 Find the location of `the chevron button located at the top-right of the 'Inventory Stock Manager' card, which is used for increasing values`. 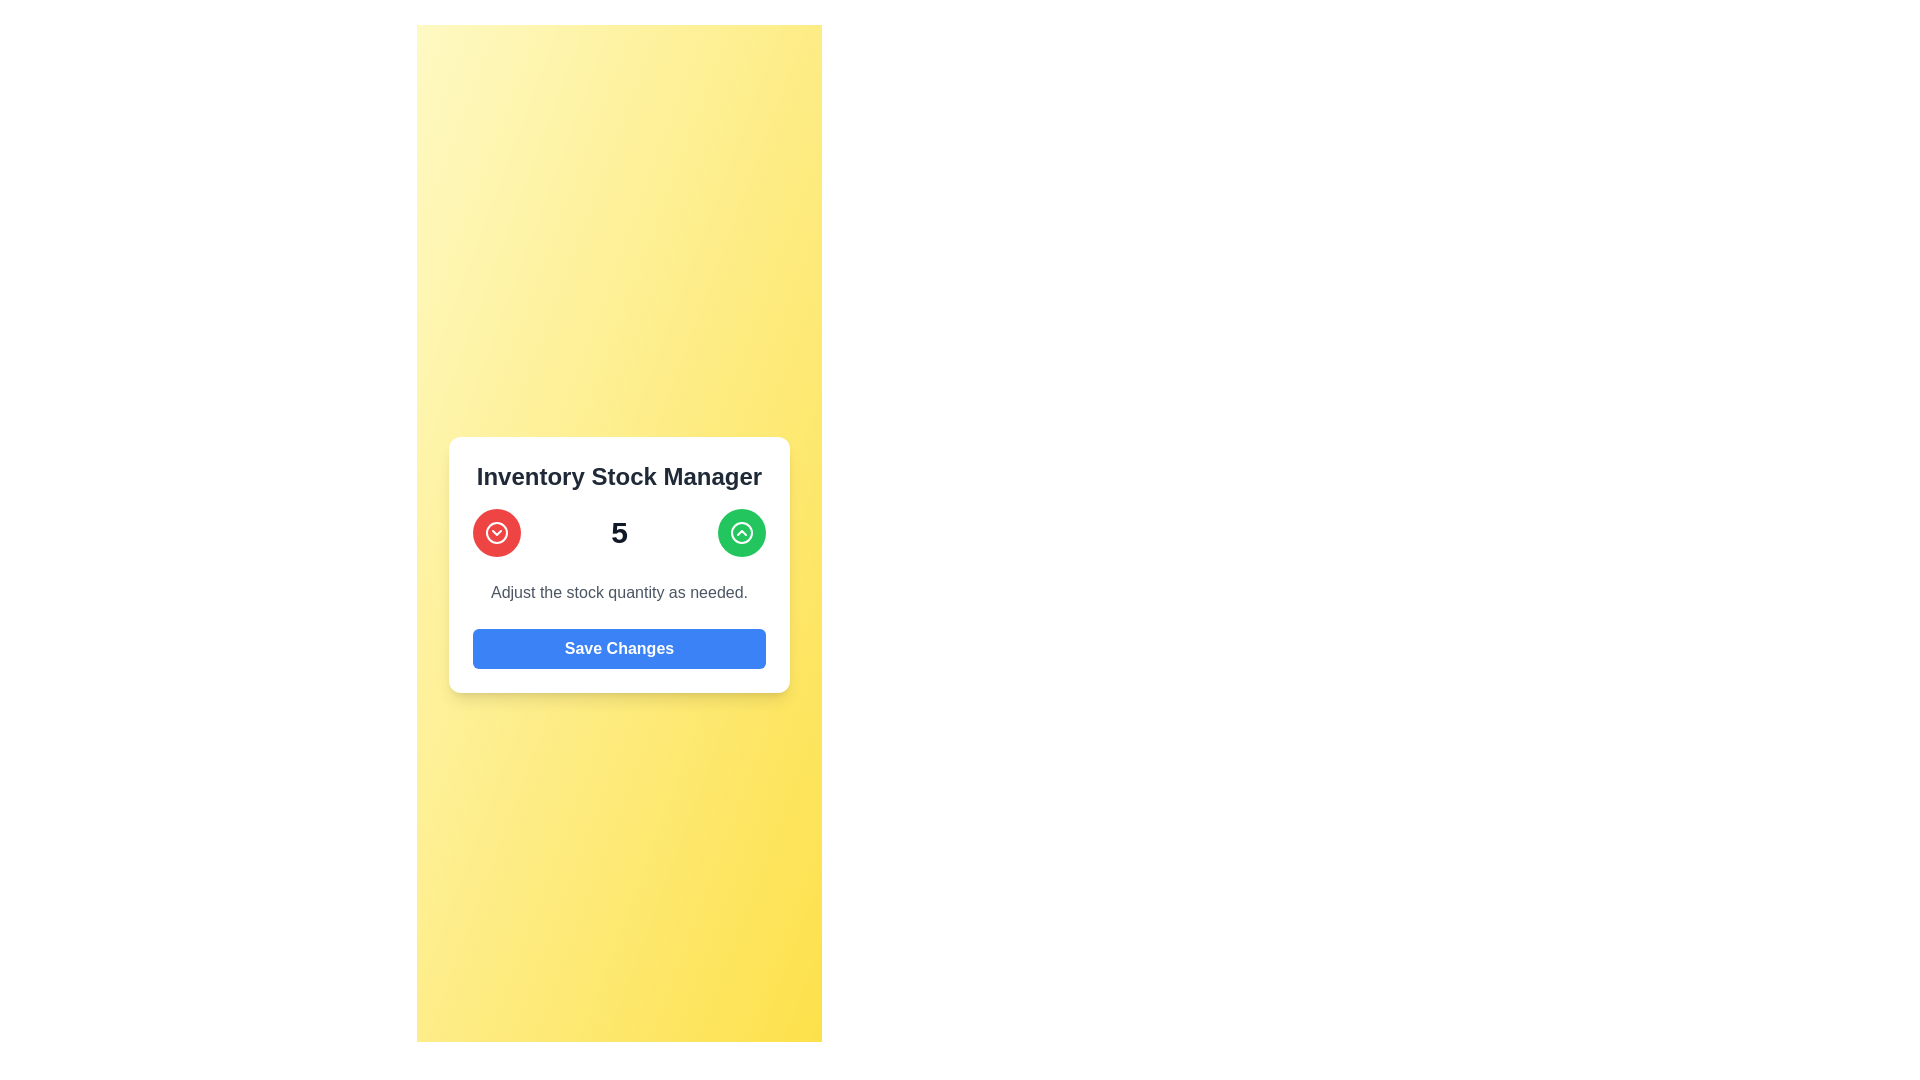

the chevron button located at the top-right of the 'Inventory Stock Manager' card, which is used for increasing values is located at coordinates (741, 531).